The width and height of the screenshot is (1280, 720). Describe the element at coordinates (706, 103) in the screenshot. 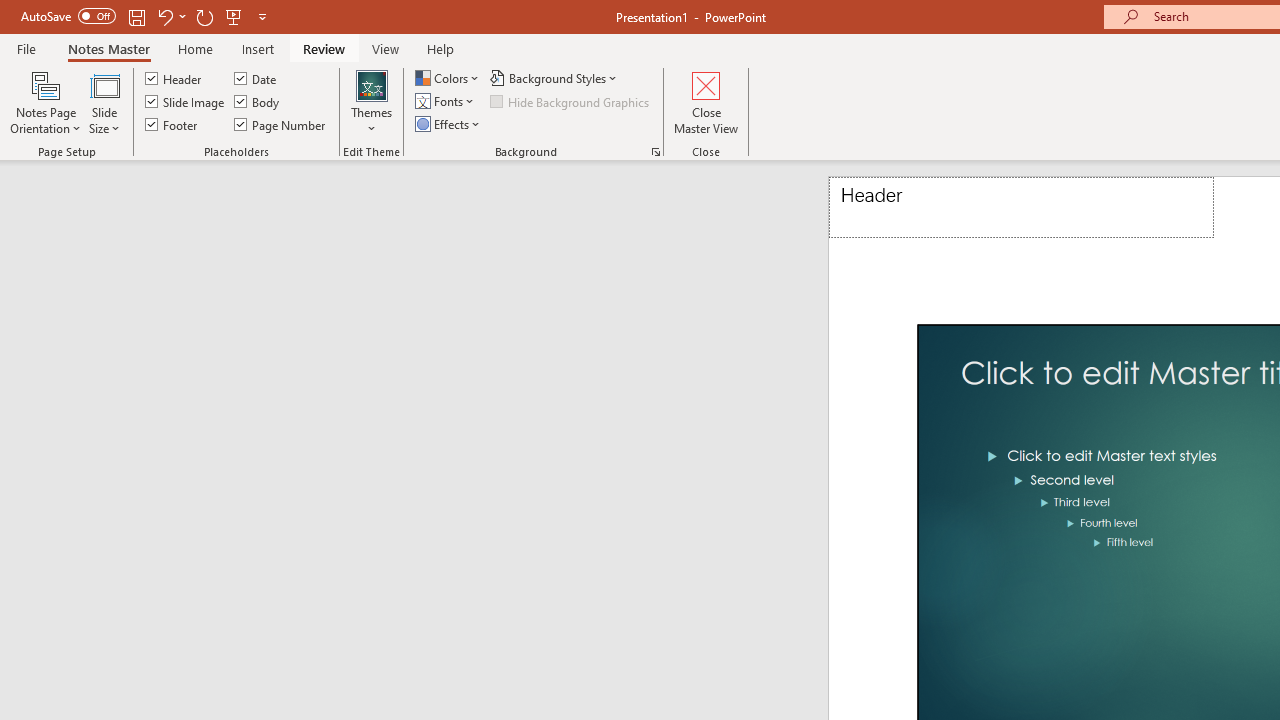

I see `'Close Master View'` at that location.